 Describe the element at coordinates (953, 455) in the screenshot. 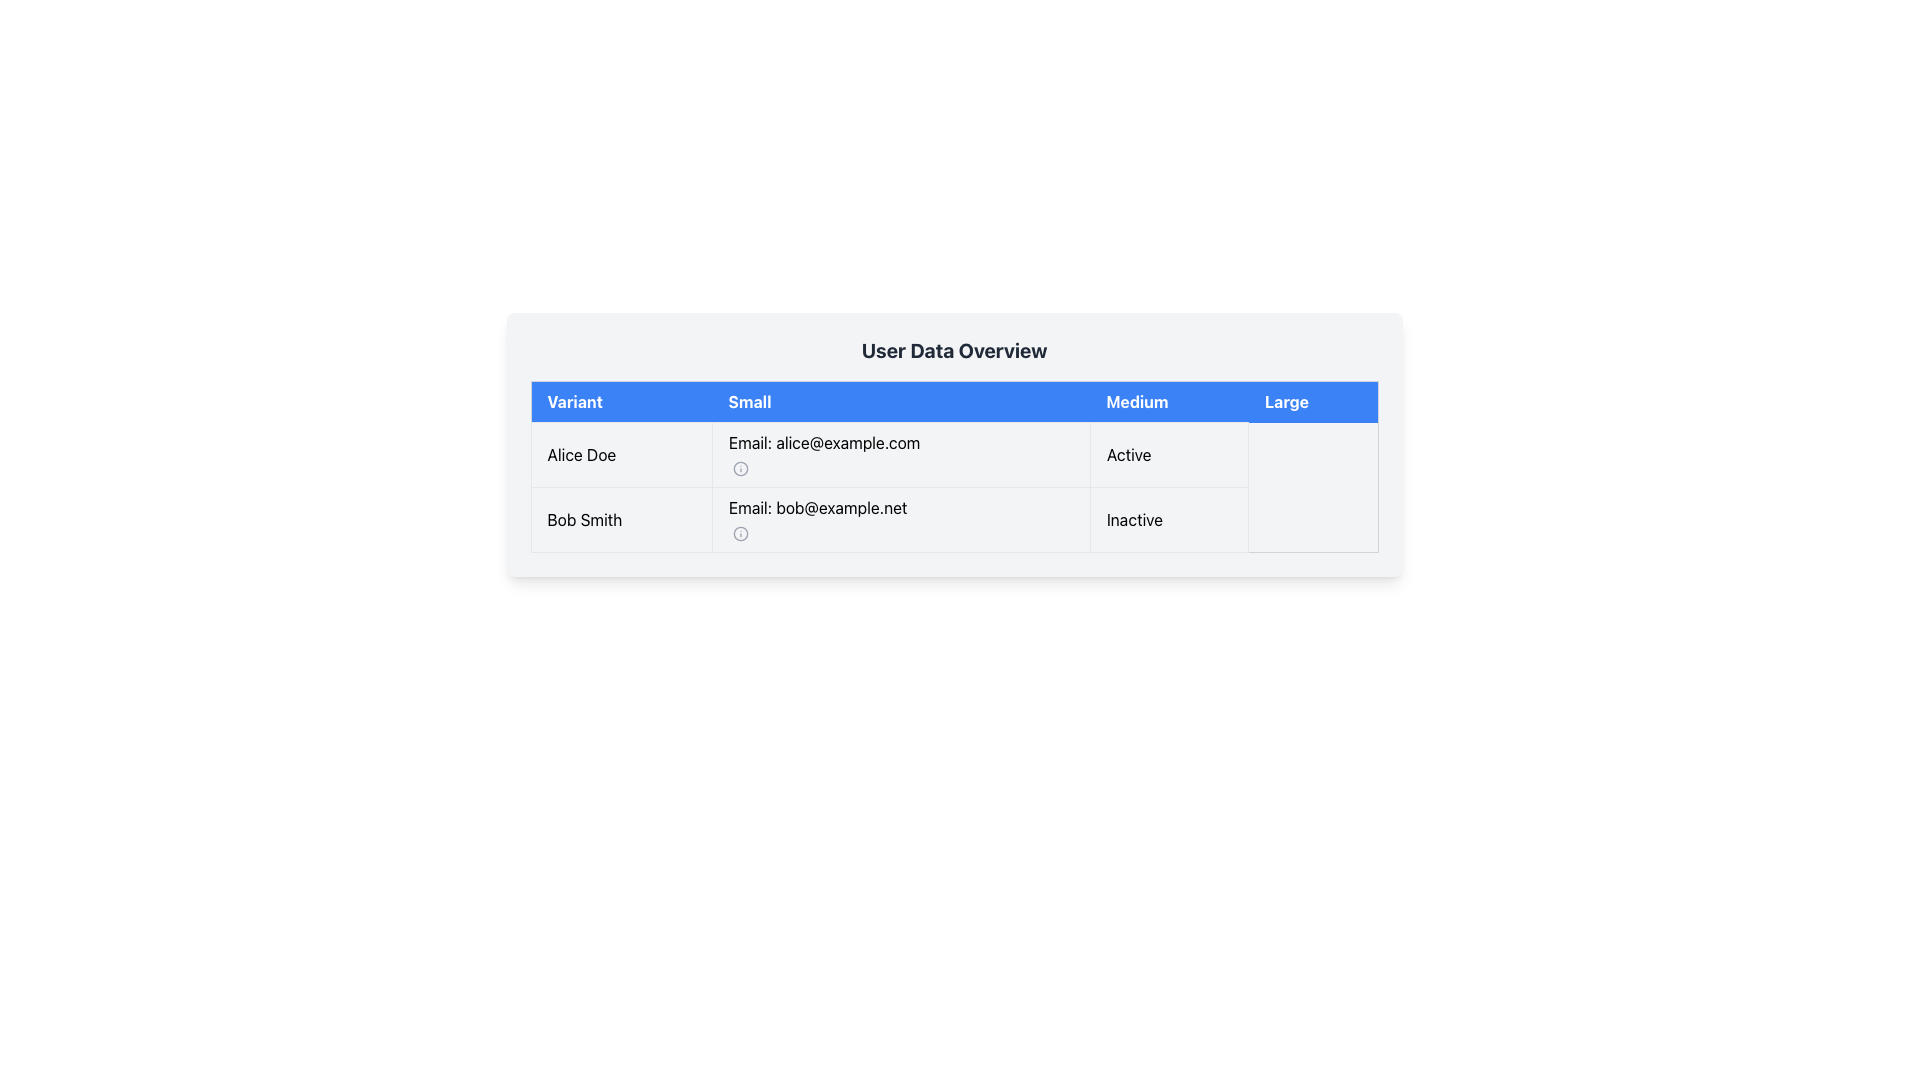

I see `the first row of user data for 'Alice Doe' within the table, which contains information under the headers 'Variant', 'Small', and 'Large'` at that location.